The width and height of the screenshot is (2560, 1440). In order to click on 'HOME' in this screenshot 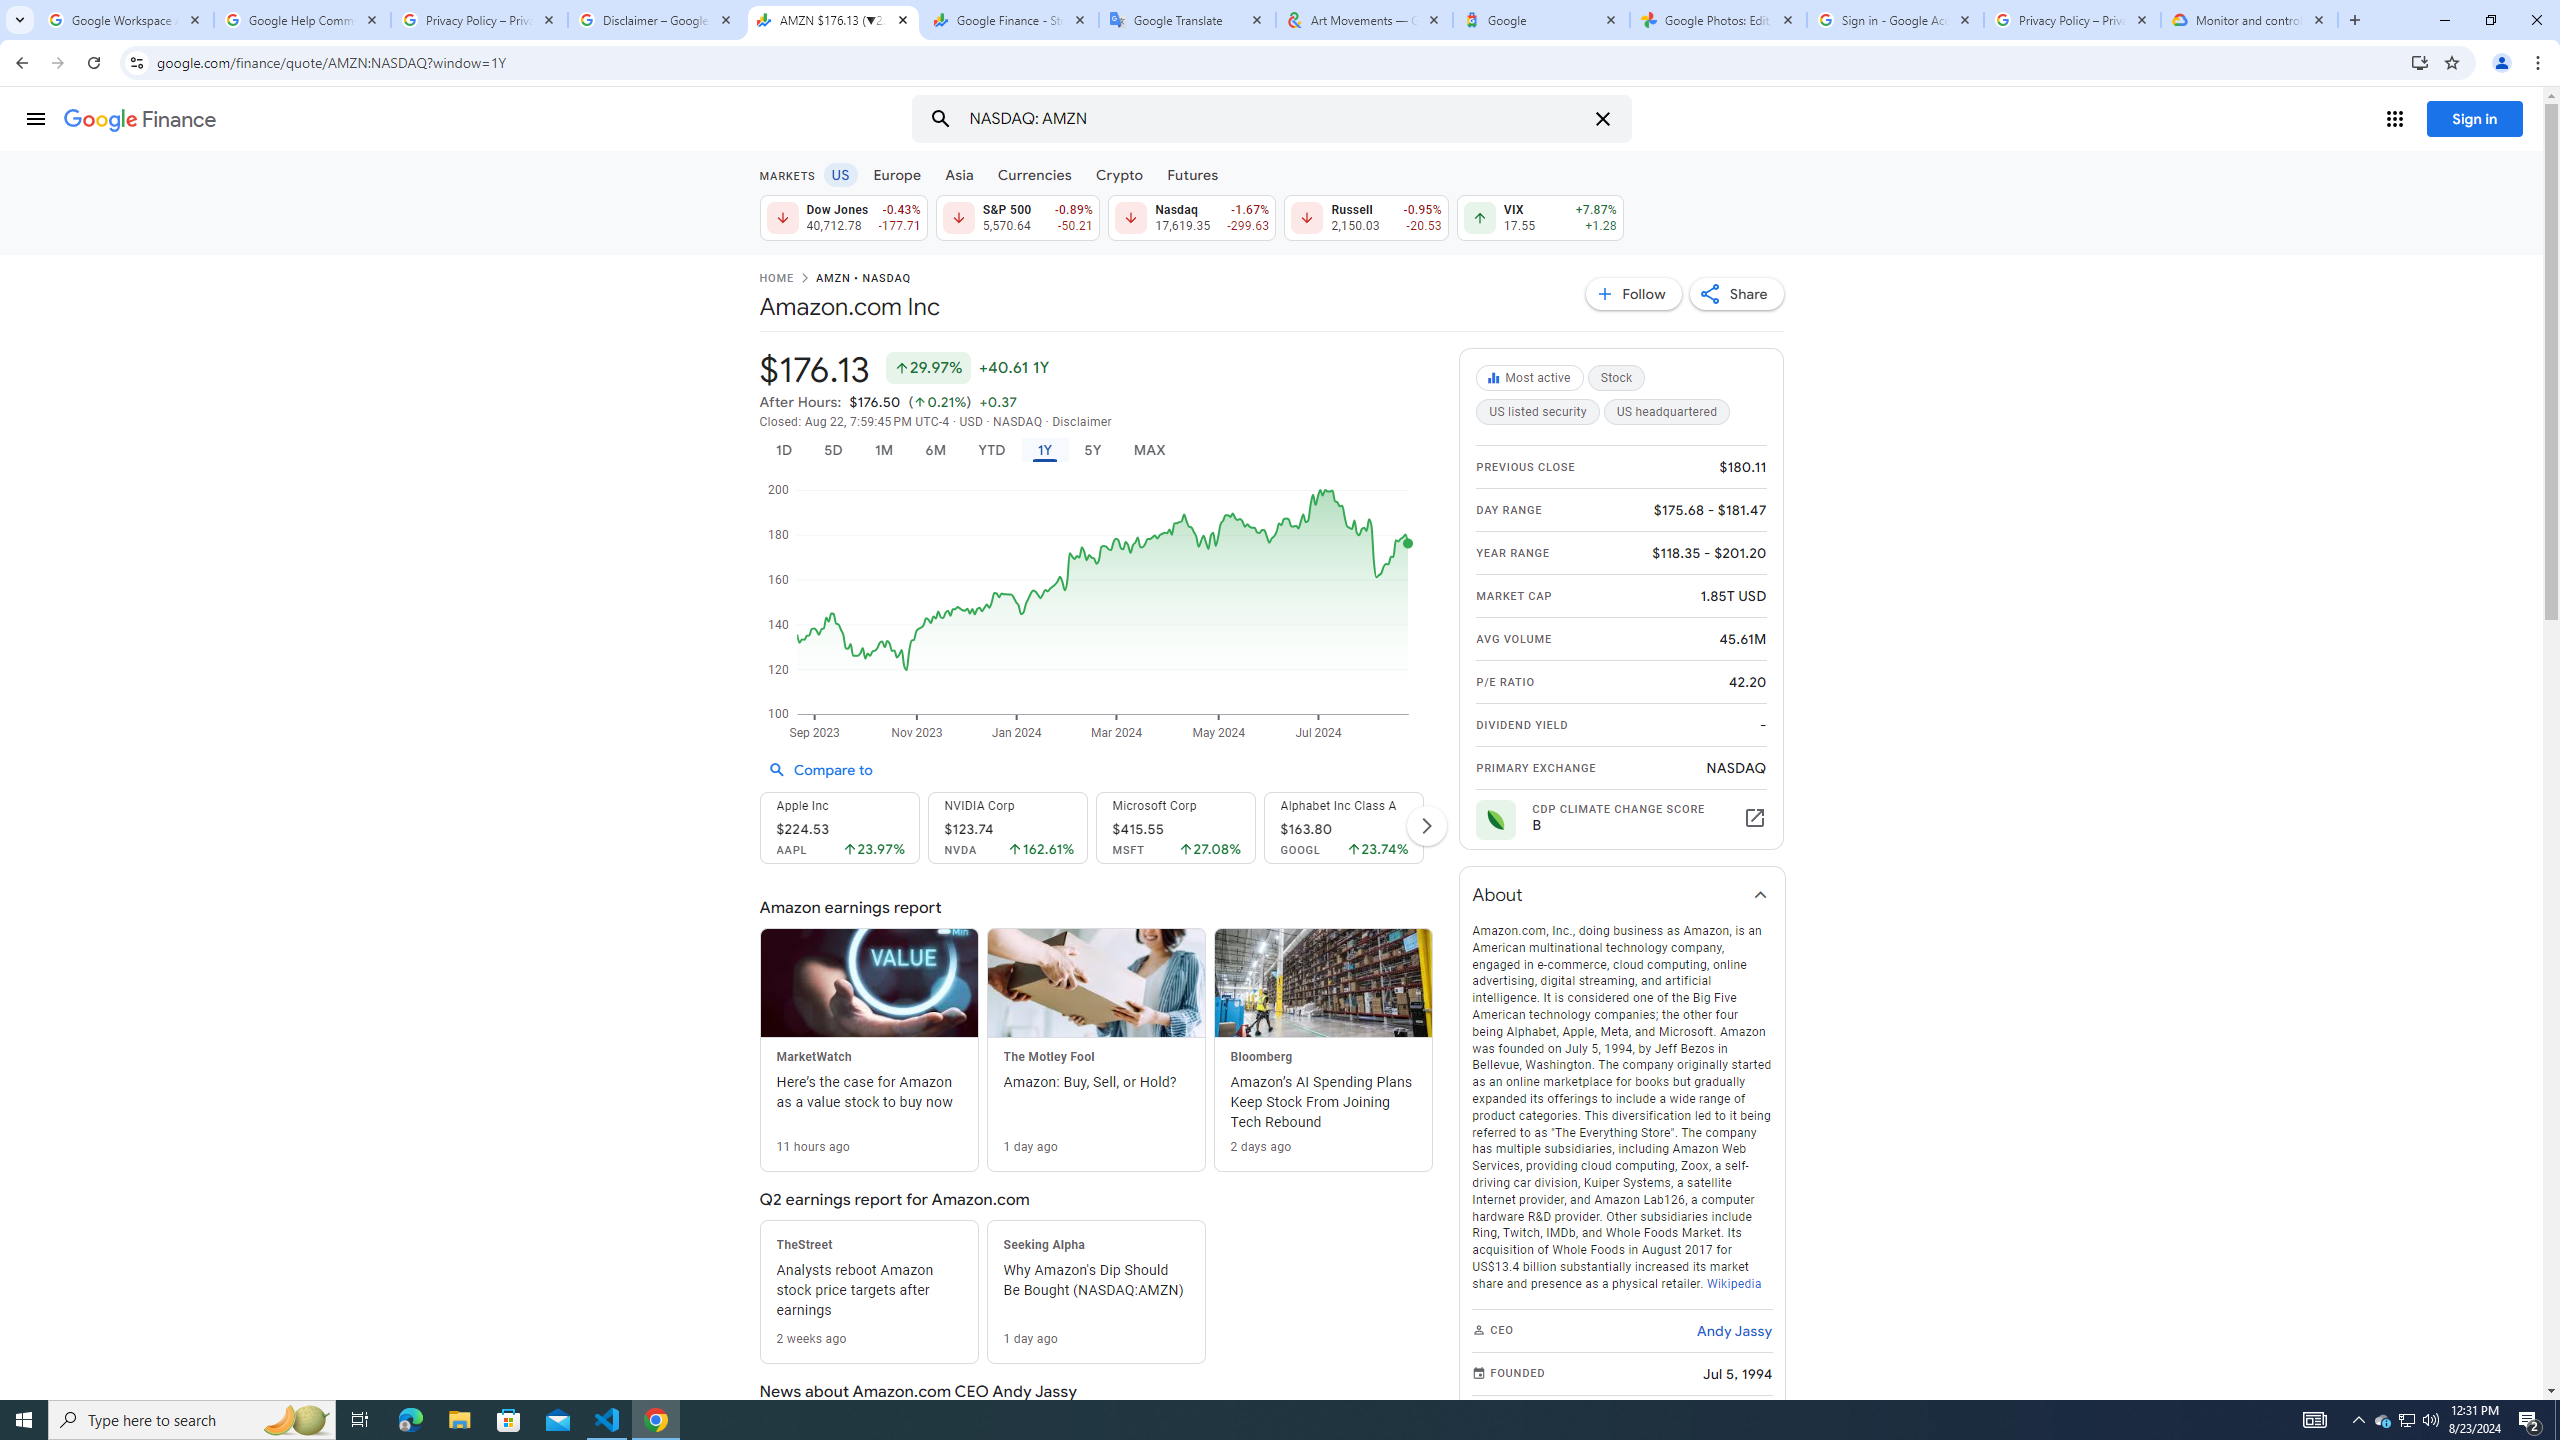, I will do `click(774, 279)`.